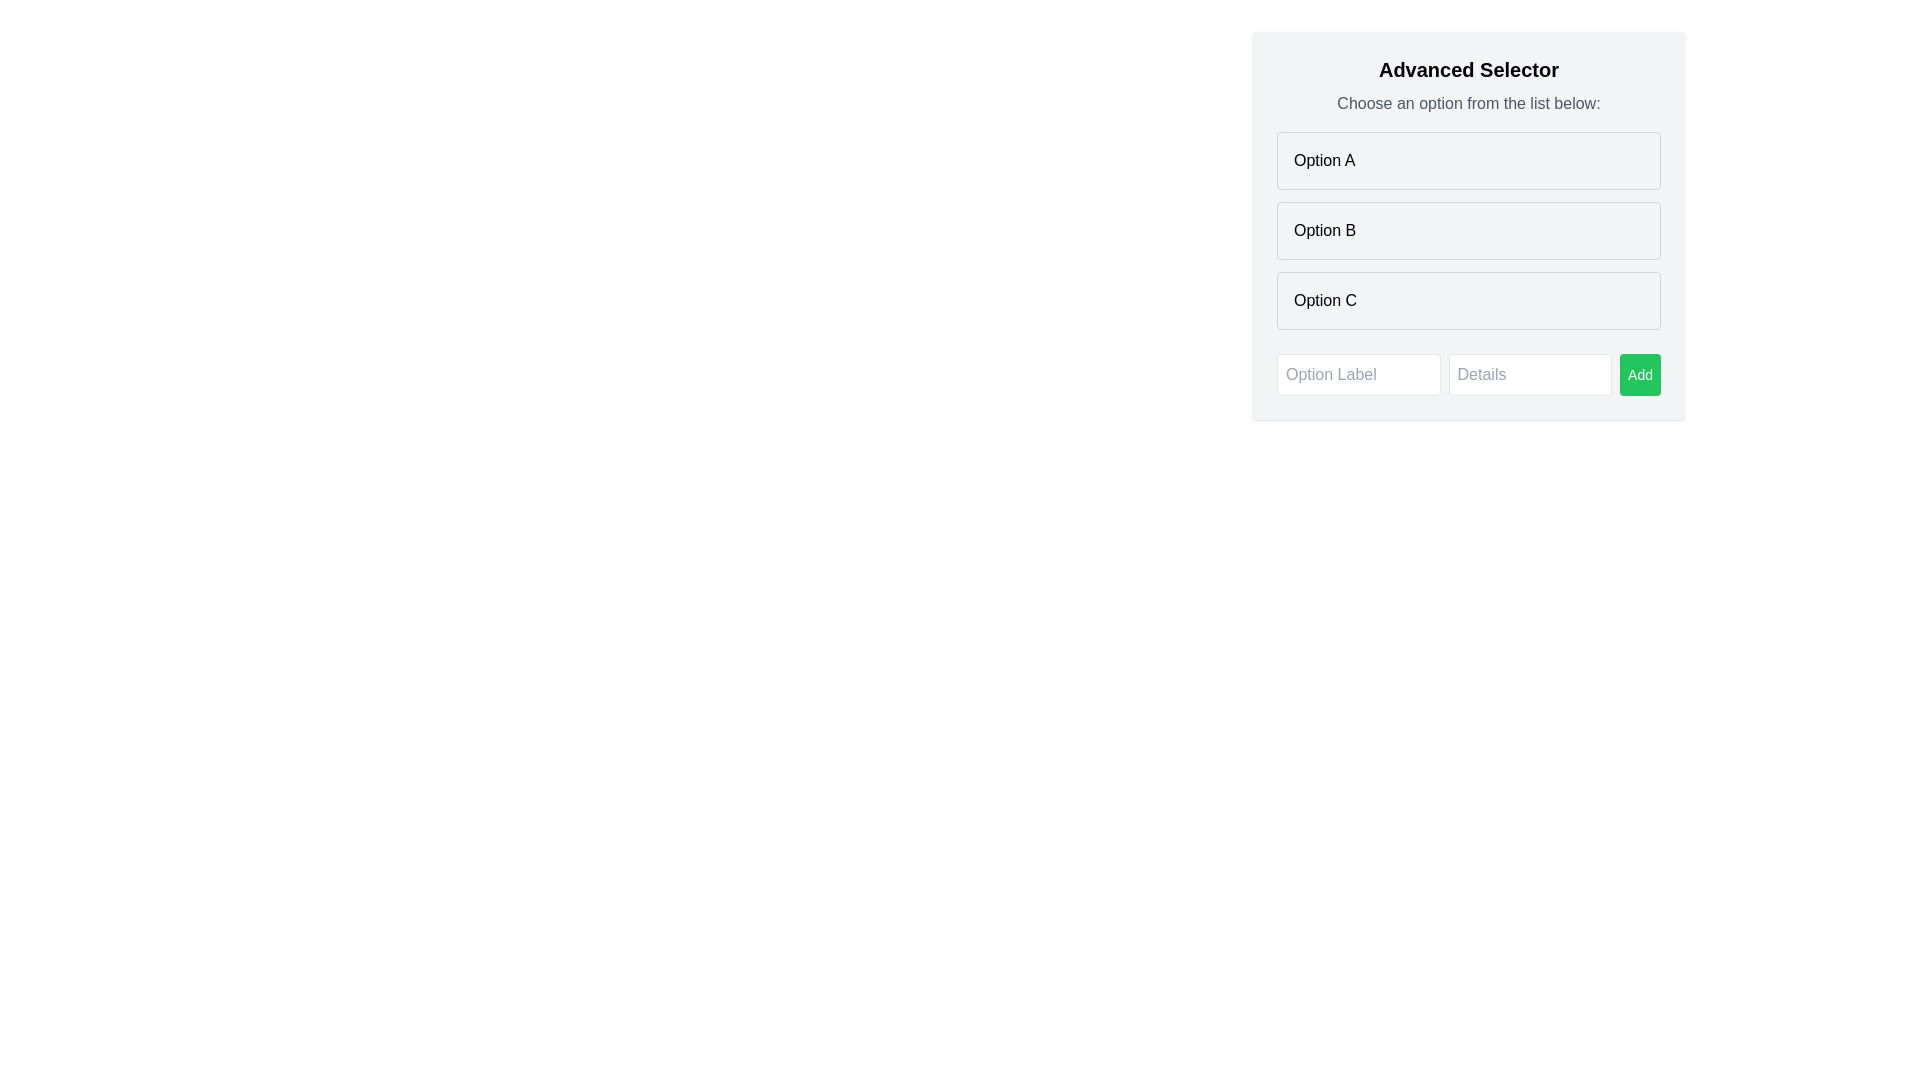  What do you see at coordinates (1468, 300) in the screenshot?
I see `the third selectable option in the list` at bounding box center [1468, 300].